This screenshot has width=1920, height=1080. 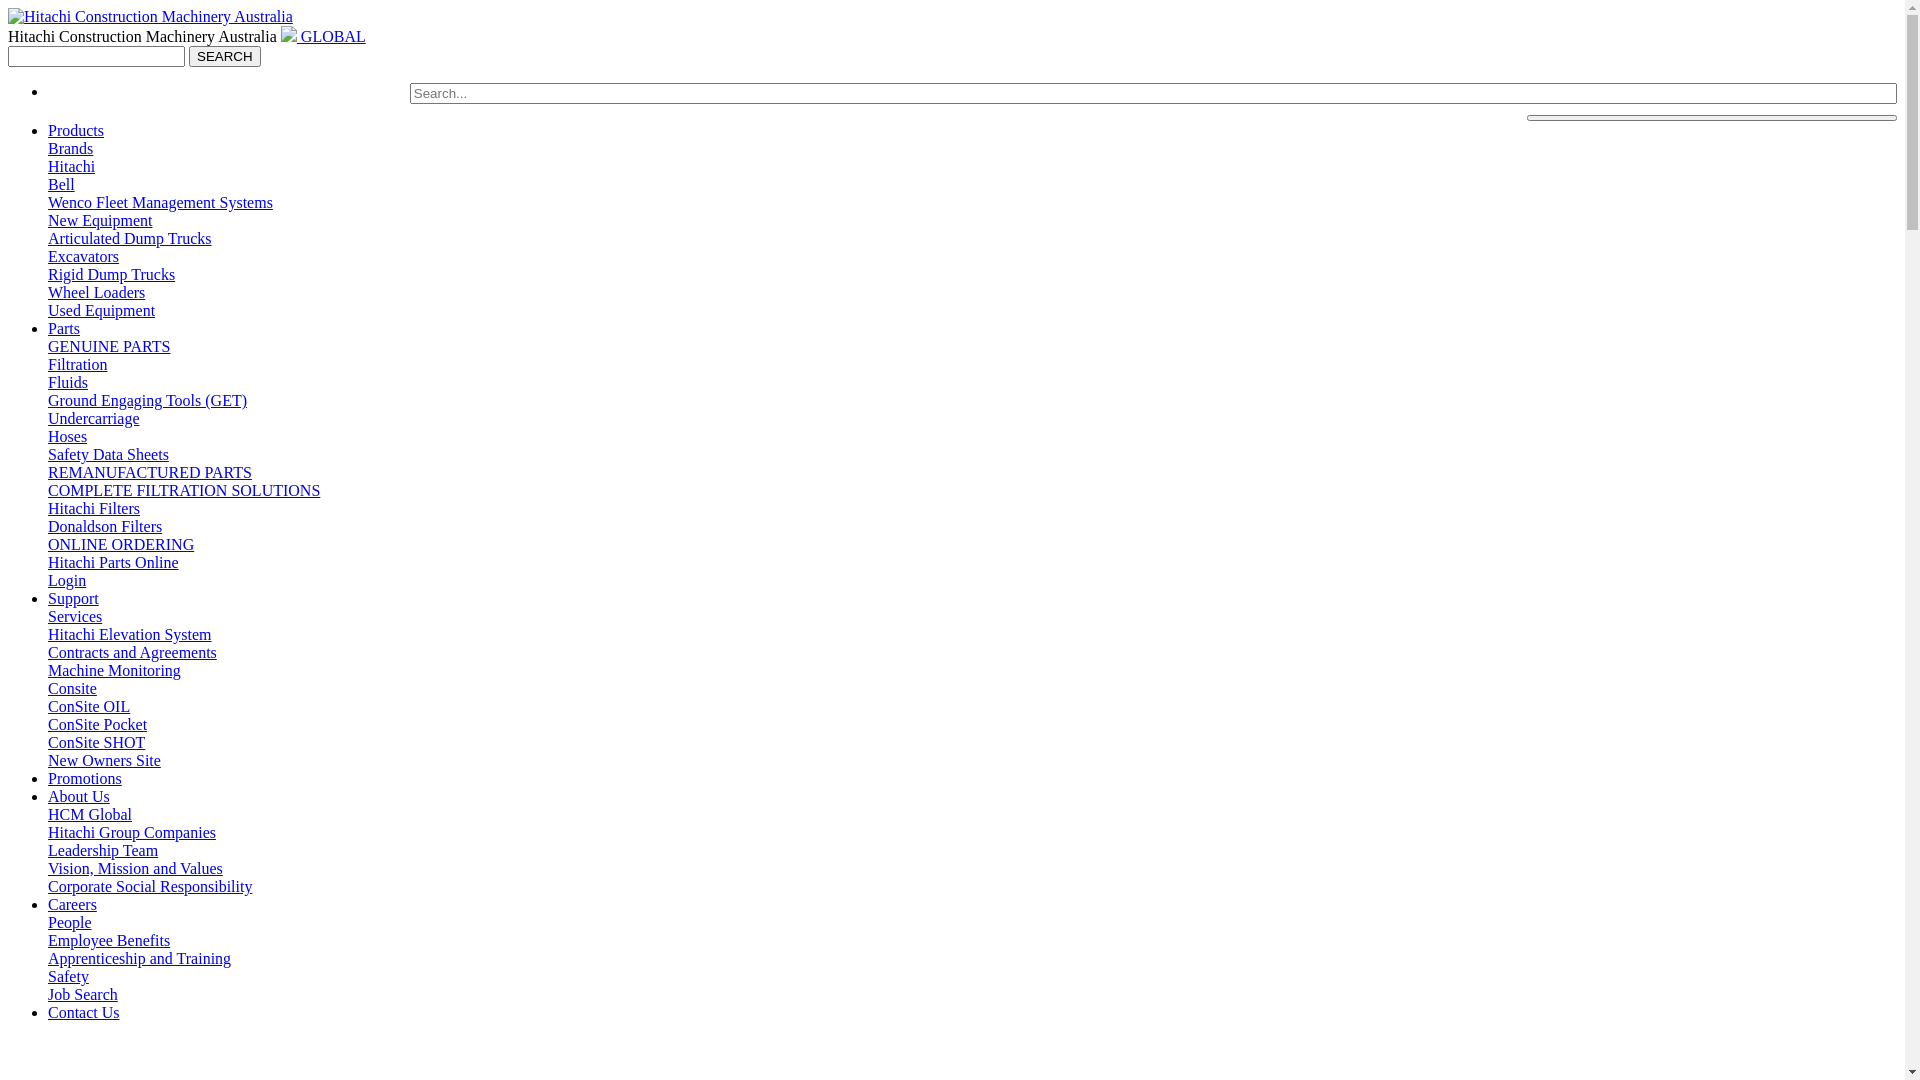 What do you see at coordinates (99, 220) in the screenshot?
I see `'New Equipment'` at bounding box center [99, 220].